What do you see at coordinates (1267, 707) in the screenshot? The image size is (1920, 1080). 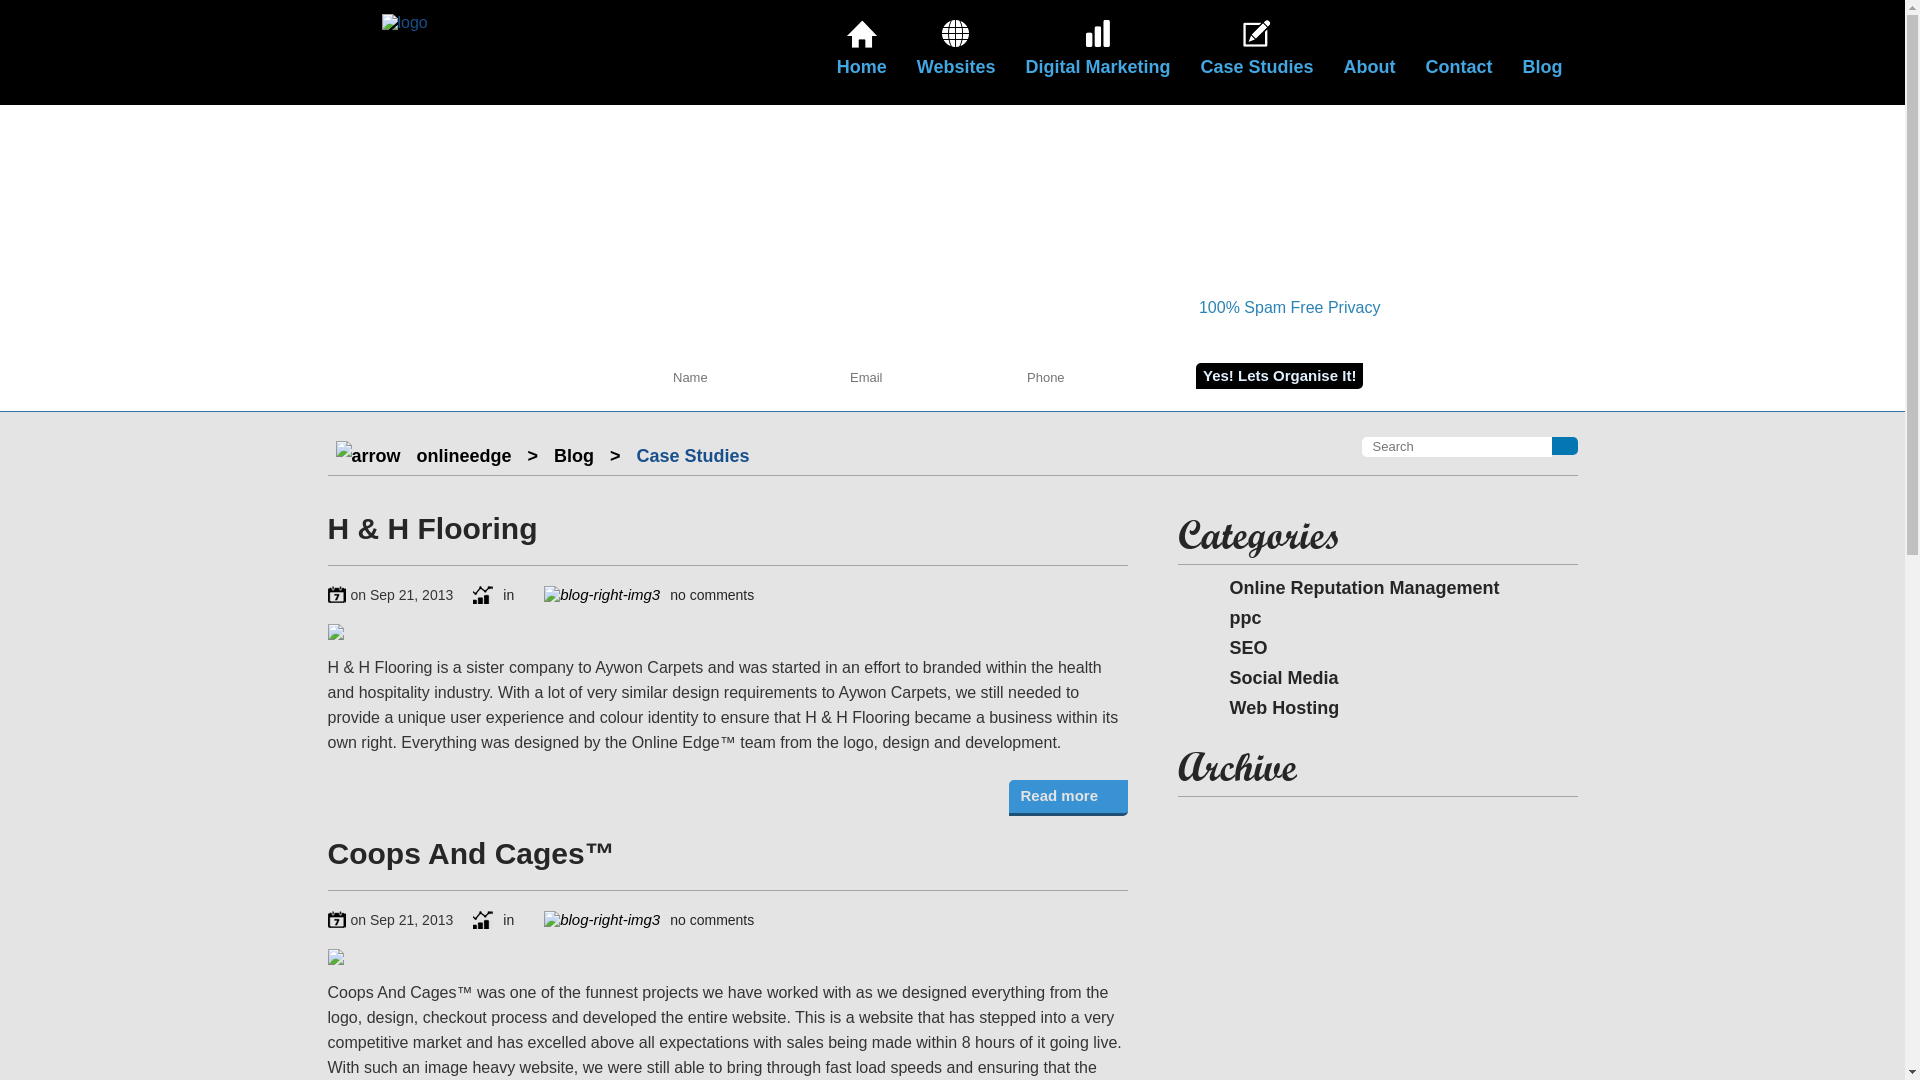 I see `'Web Hosting'` at bounding box center [1267, 707].